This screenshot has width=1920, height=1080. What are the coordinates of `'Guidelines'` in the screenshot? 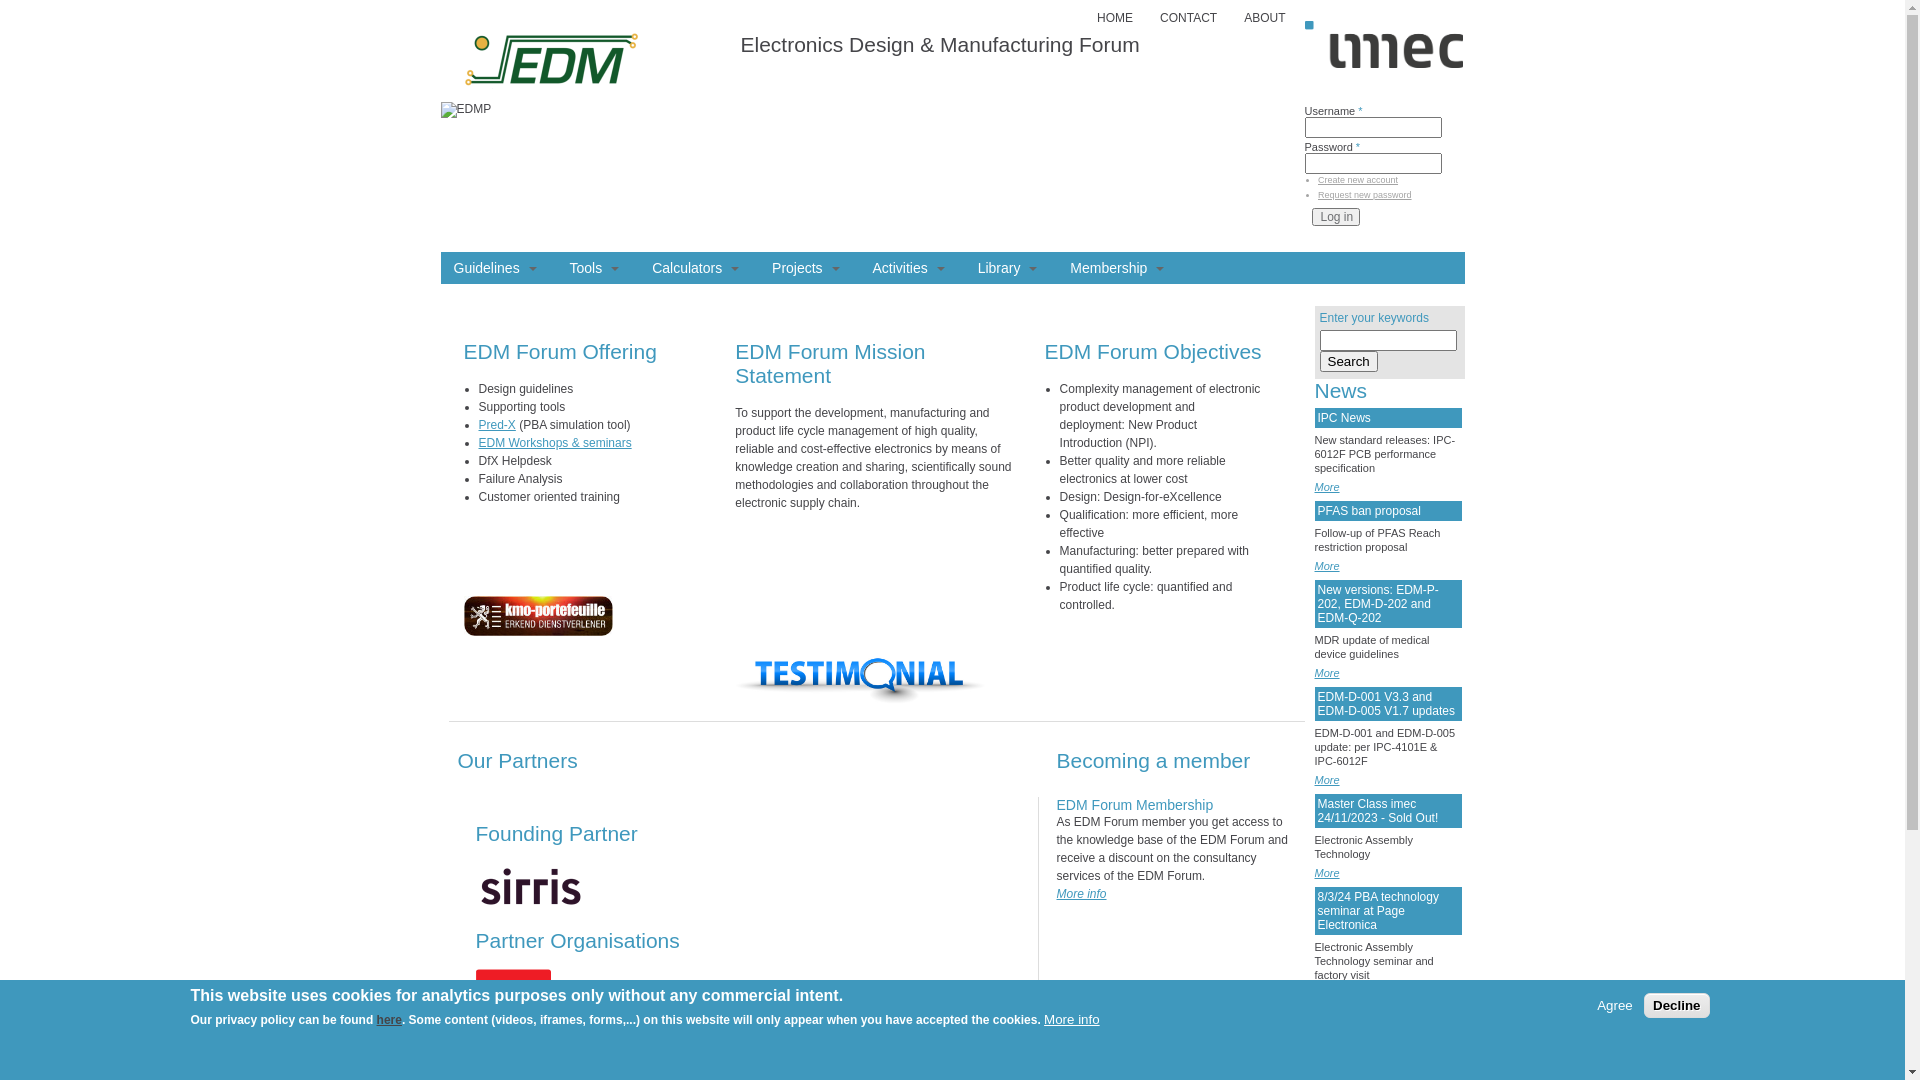 It's located at (495, 266).